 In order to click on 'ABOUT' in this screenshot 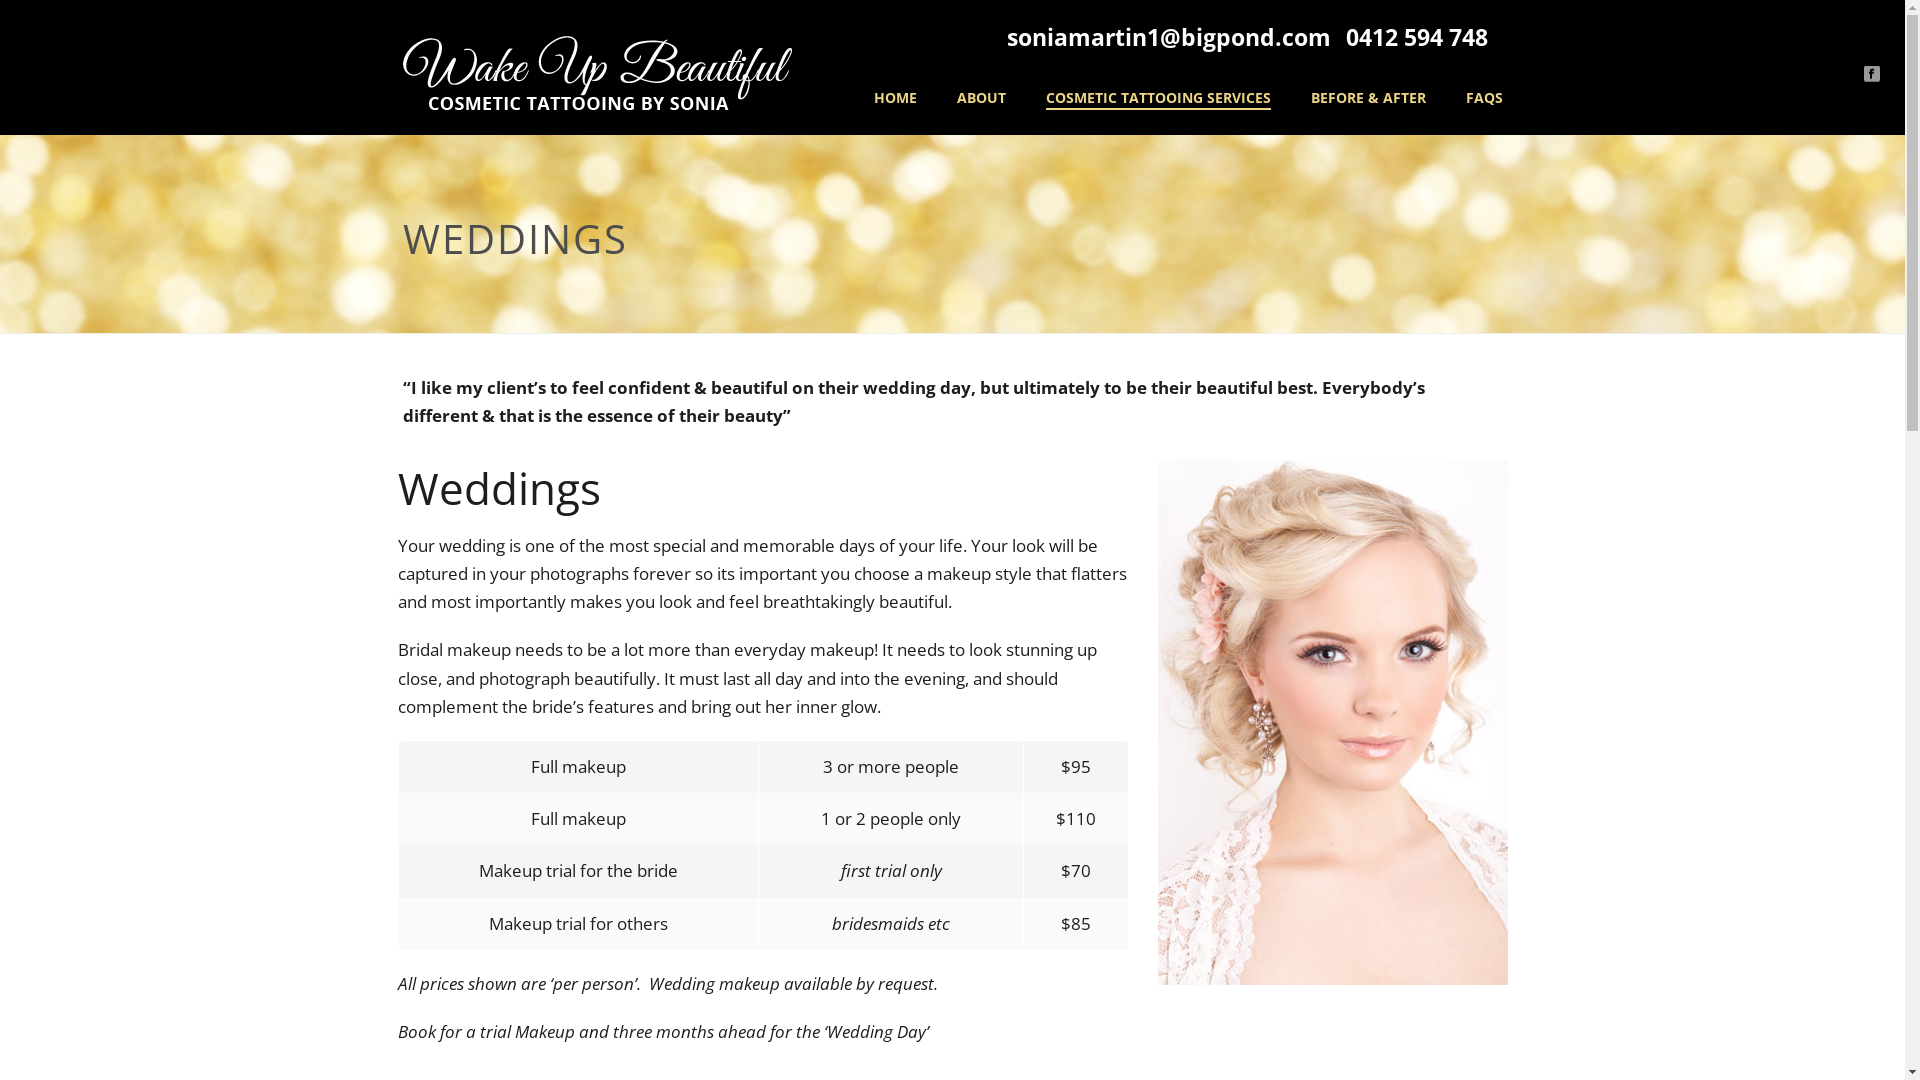, I will do `click(935, 99)`.